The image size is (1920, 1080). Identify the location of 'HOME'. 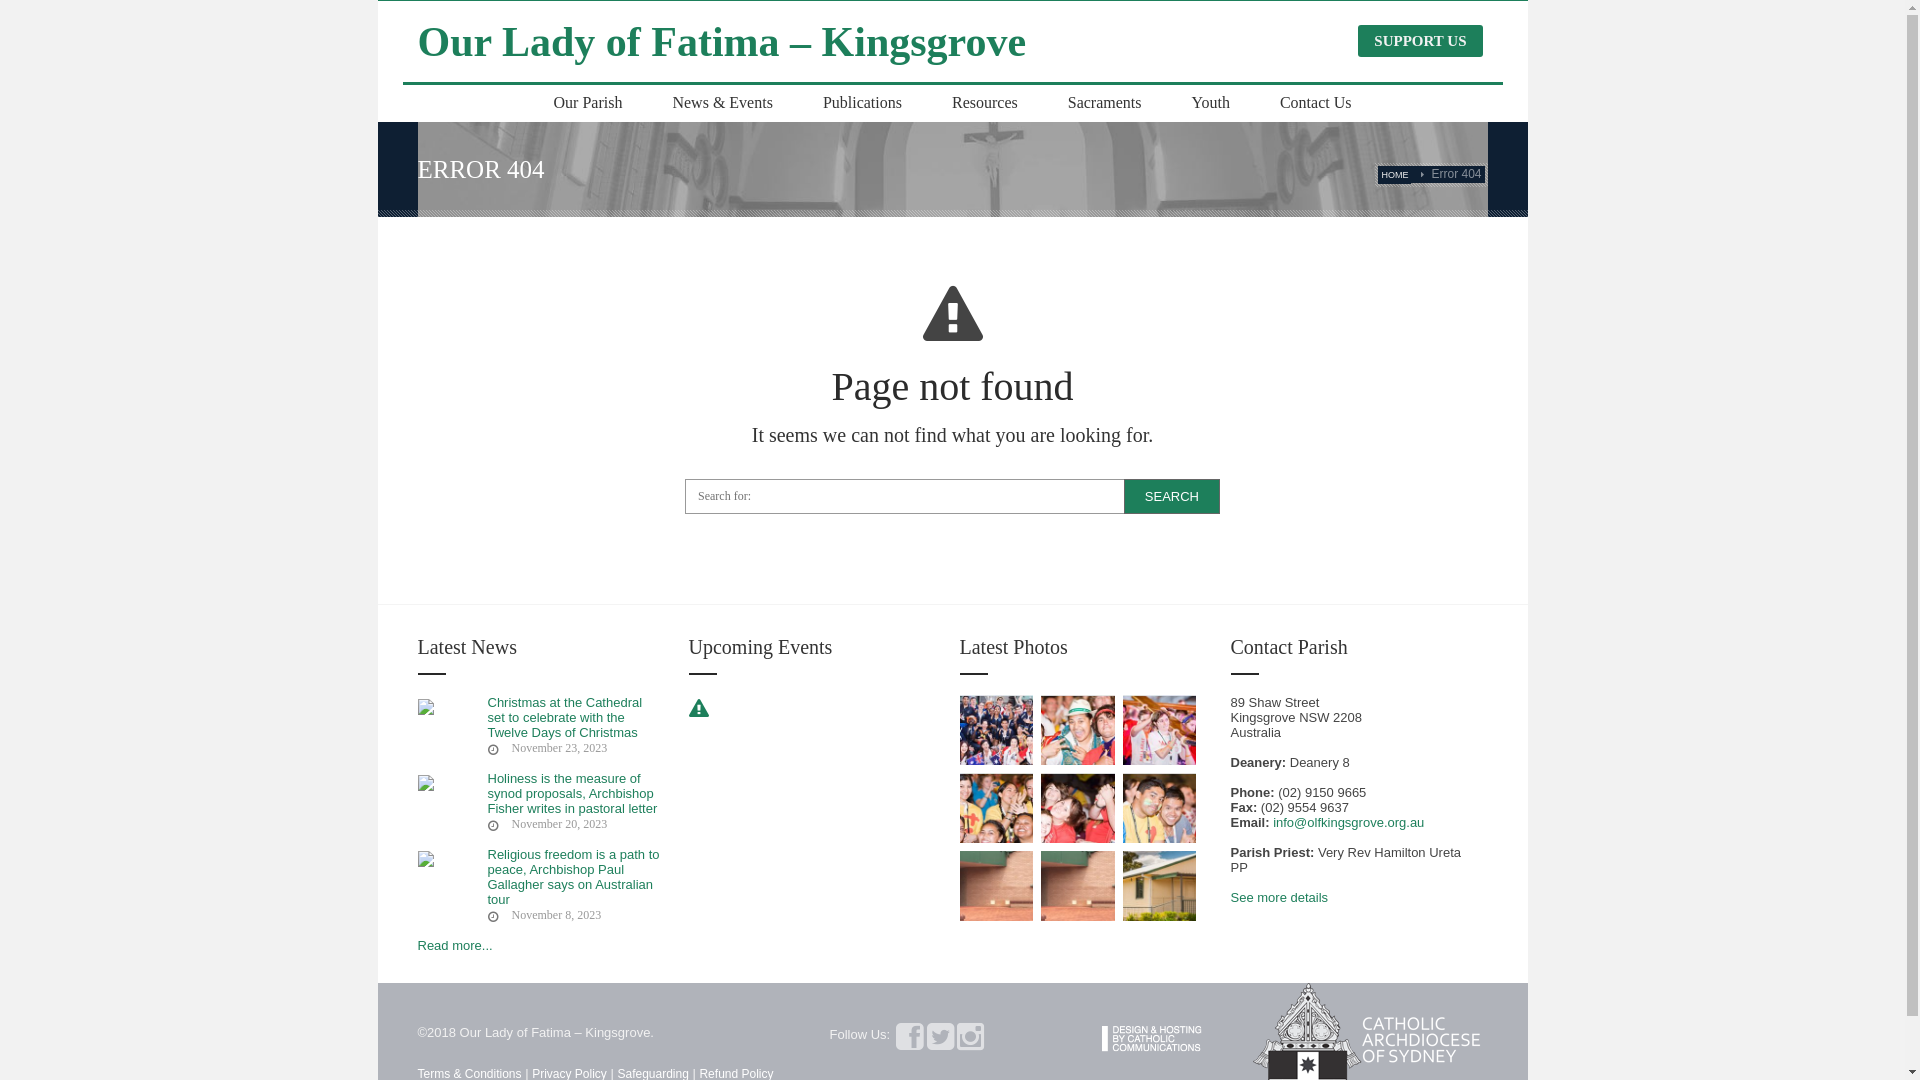
(1393, 173).